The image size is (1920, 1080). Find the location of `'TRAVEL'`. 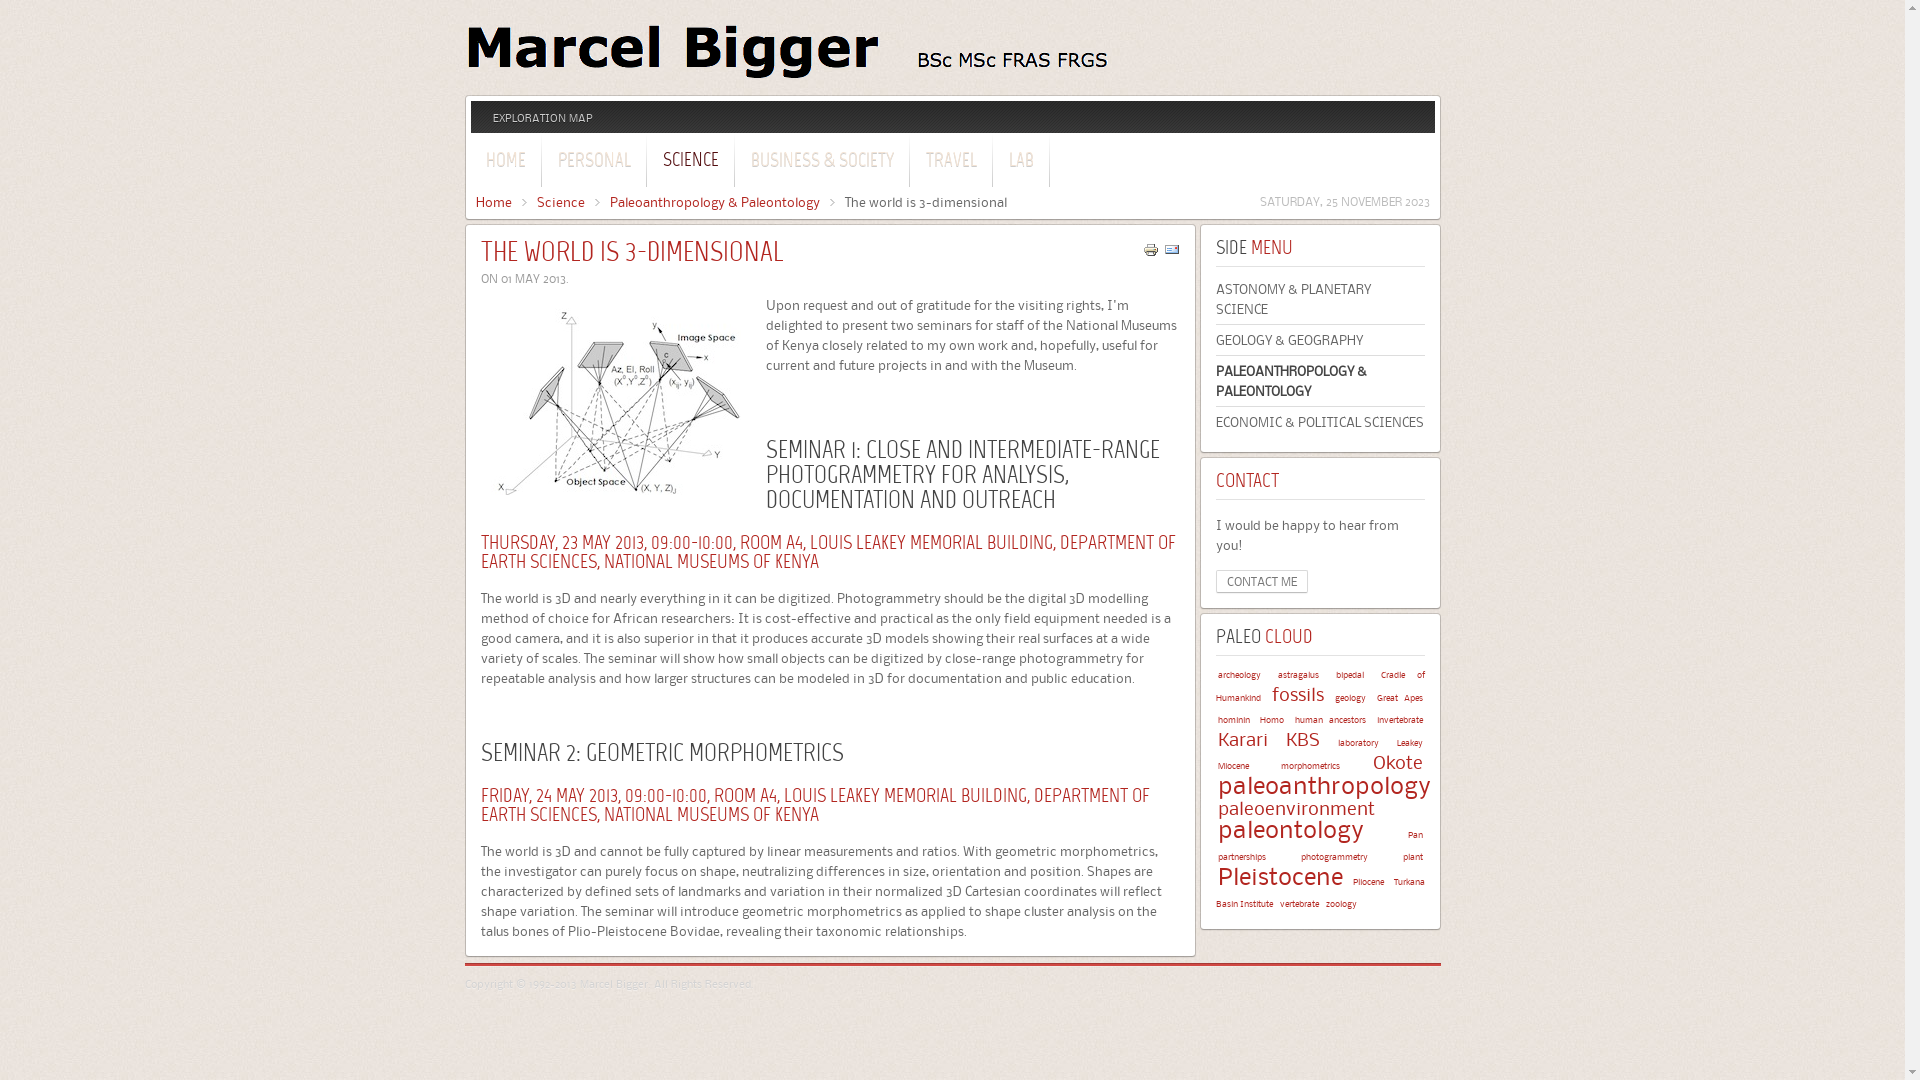

'TRAVEL' is located at coordinates (909, 157).